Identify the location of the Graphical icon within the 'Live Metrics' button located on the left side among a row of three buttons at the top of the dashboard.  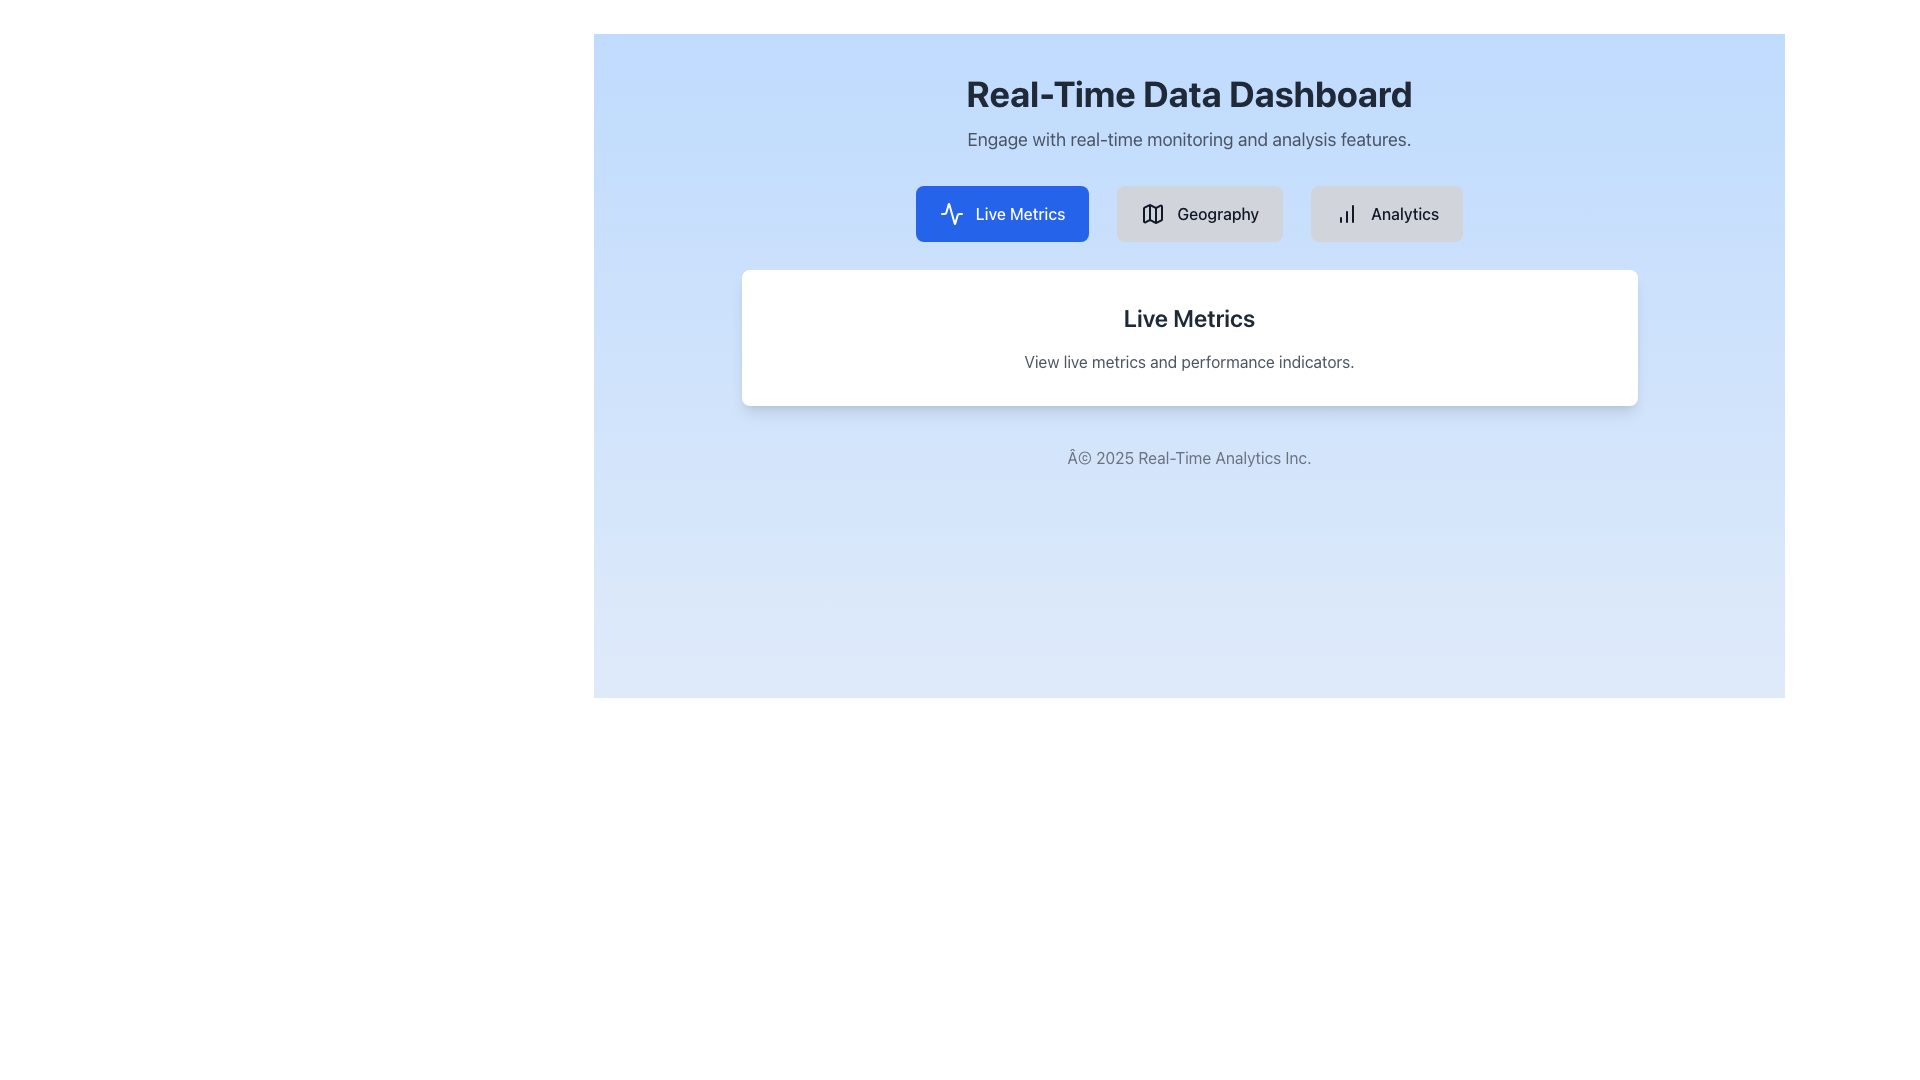
(950, 213).